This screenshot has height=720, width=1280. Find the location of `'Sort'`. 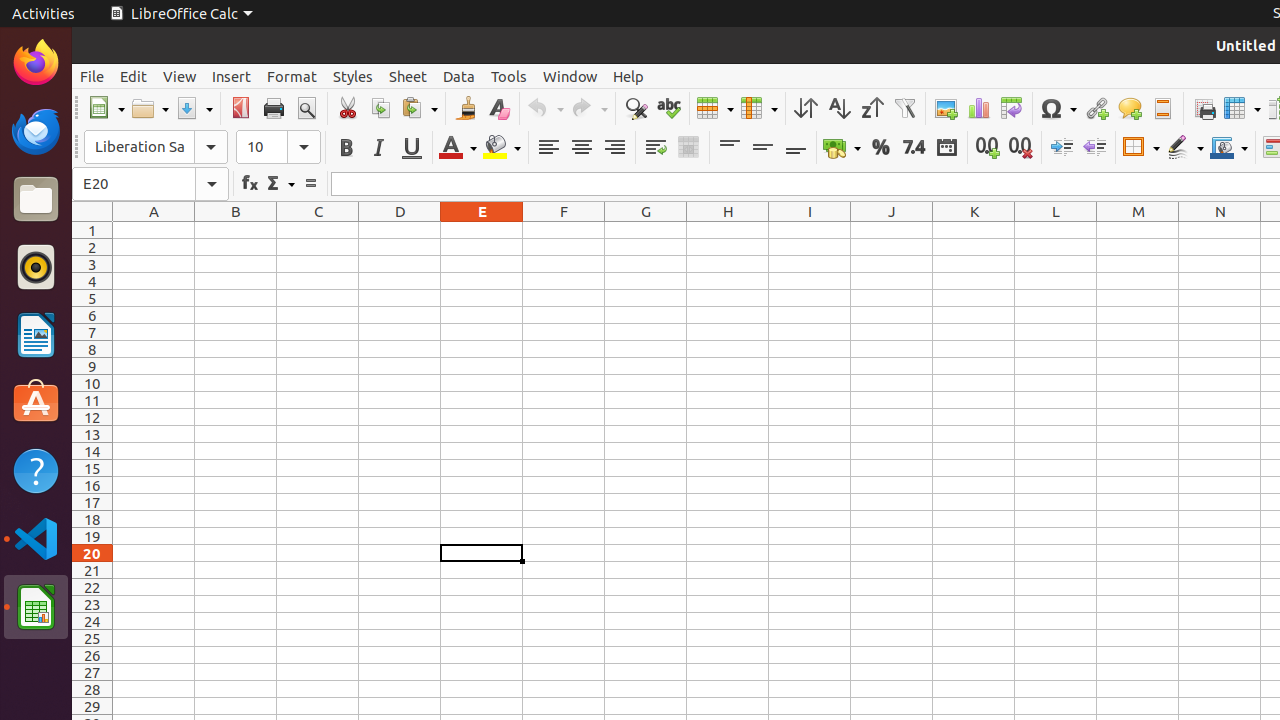

'Sort' is located at coordinates (805, 108).